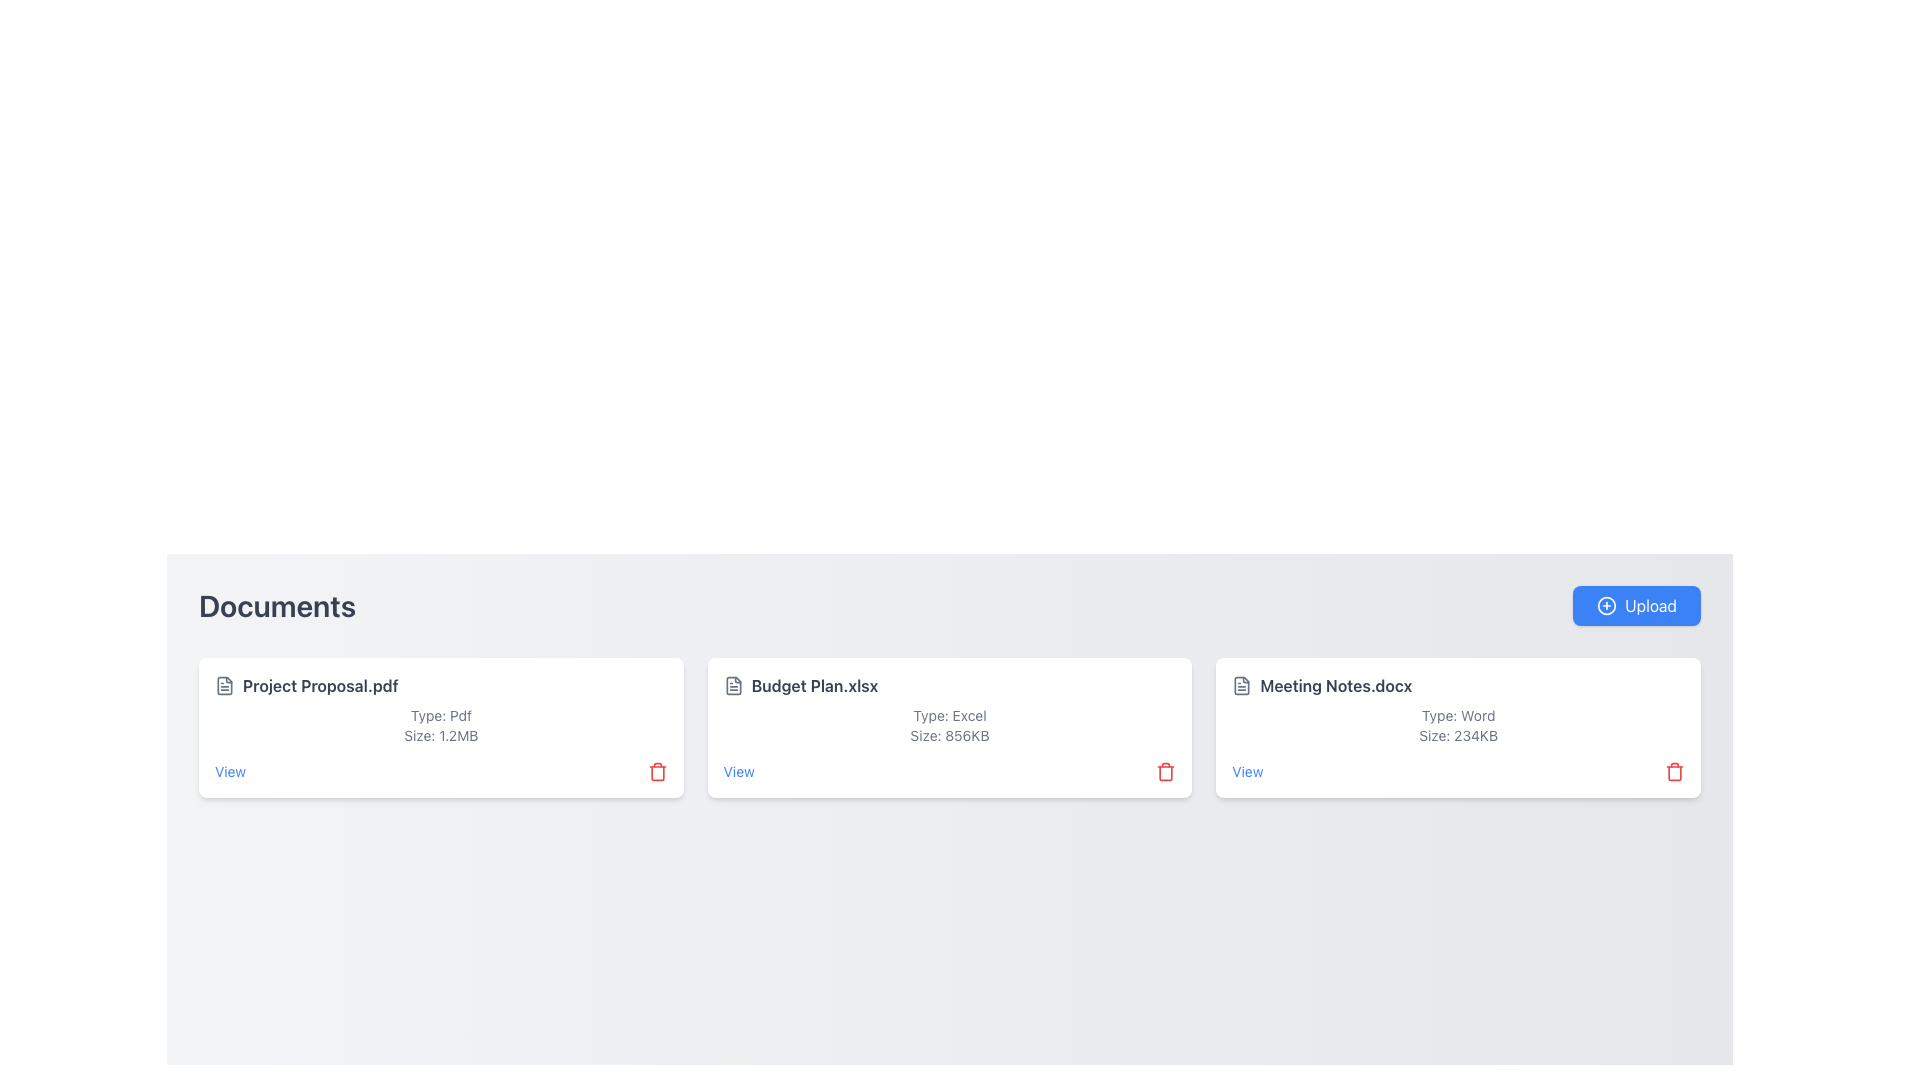 The image size is (1920, 1080). What do you see at coordinates (815, 685) in the screenshot?
I see `the text label displaying 'Budget Plan.xlsx' located in the second document card in a three-card layout, positioned towards the top-center of the card` at bounding box center [815, 685].